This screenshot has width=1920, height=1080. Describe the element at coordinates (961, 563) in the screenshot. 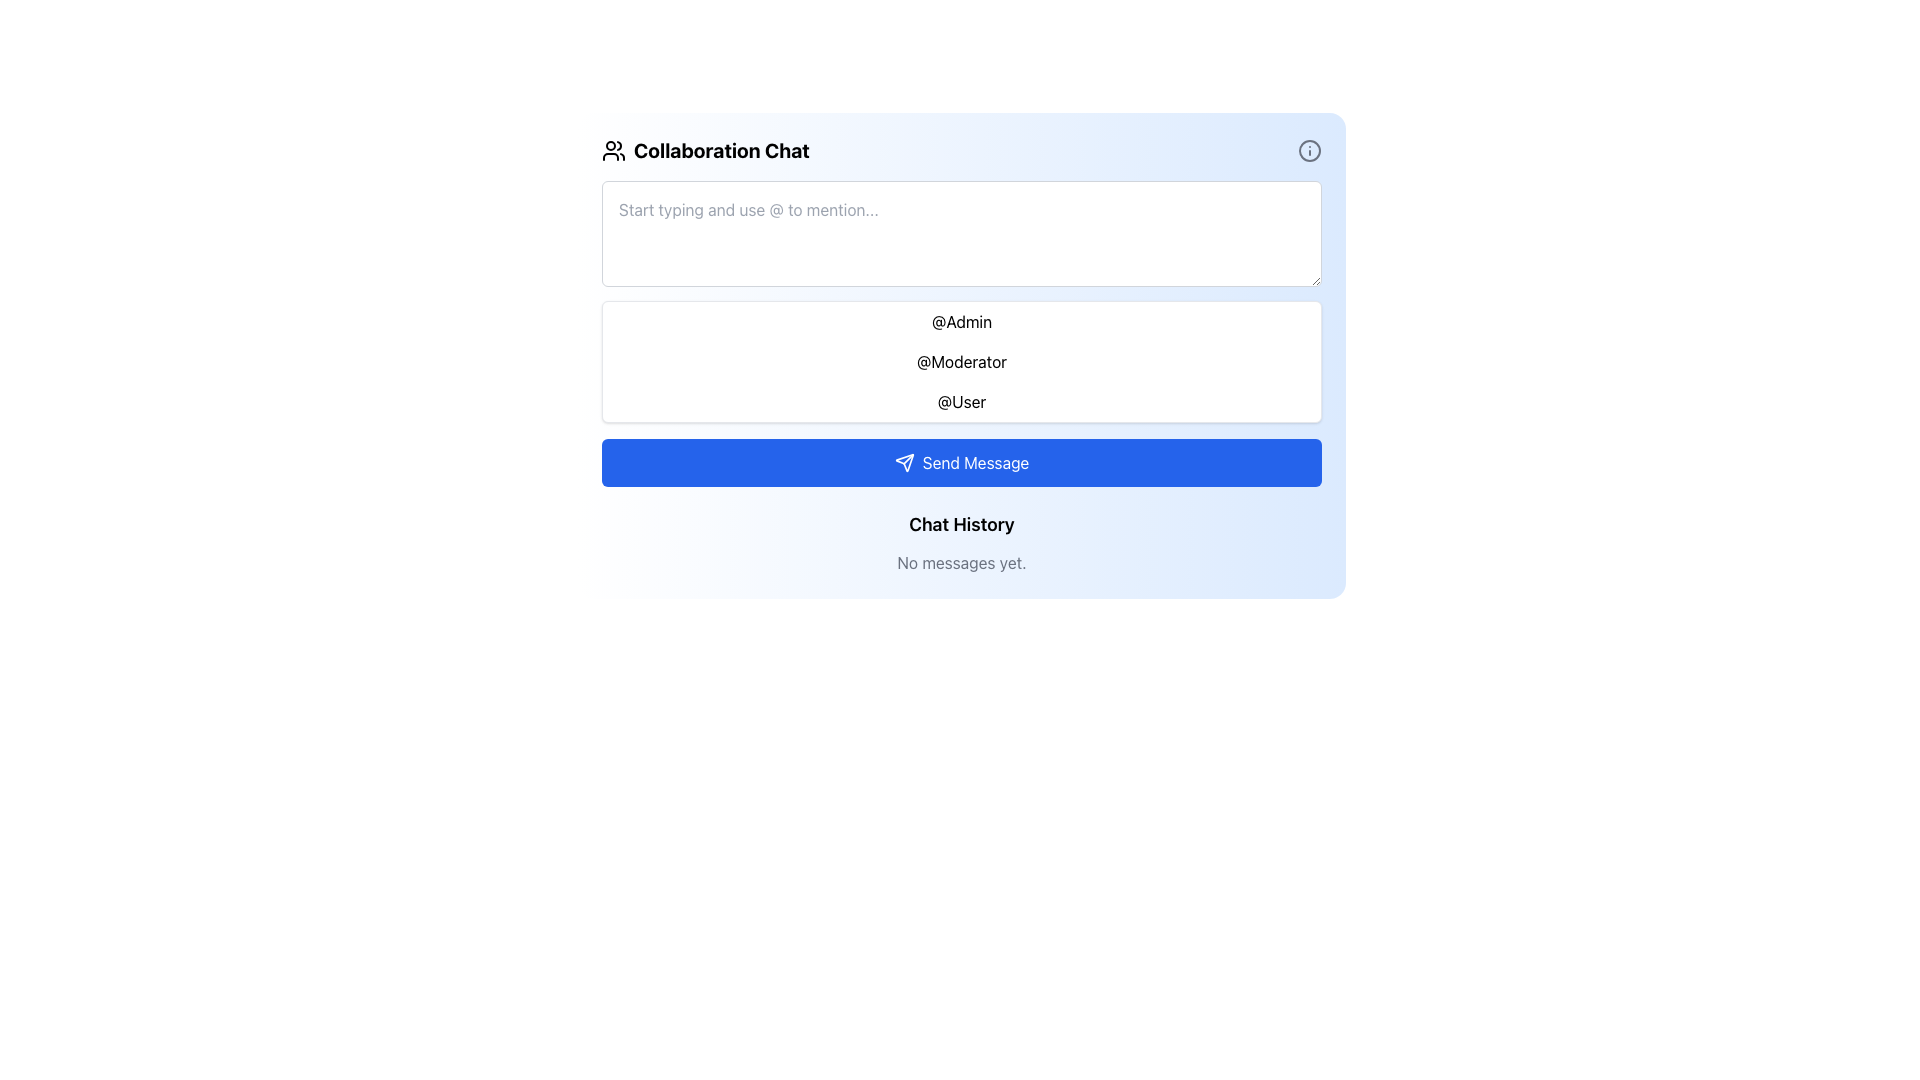

I see `the static text label that says 'No messages yet.' which is styled in gray color and located below the 'Chat History' heading in the chat interface` at that location.